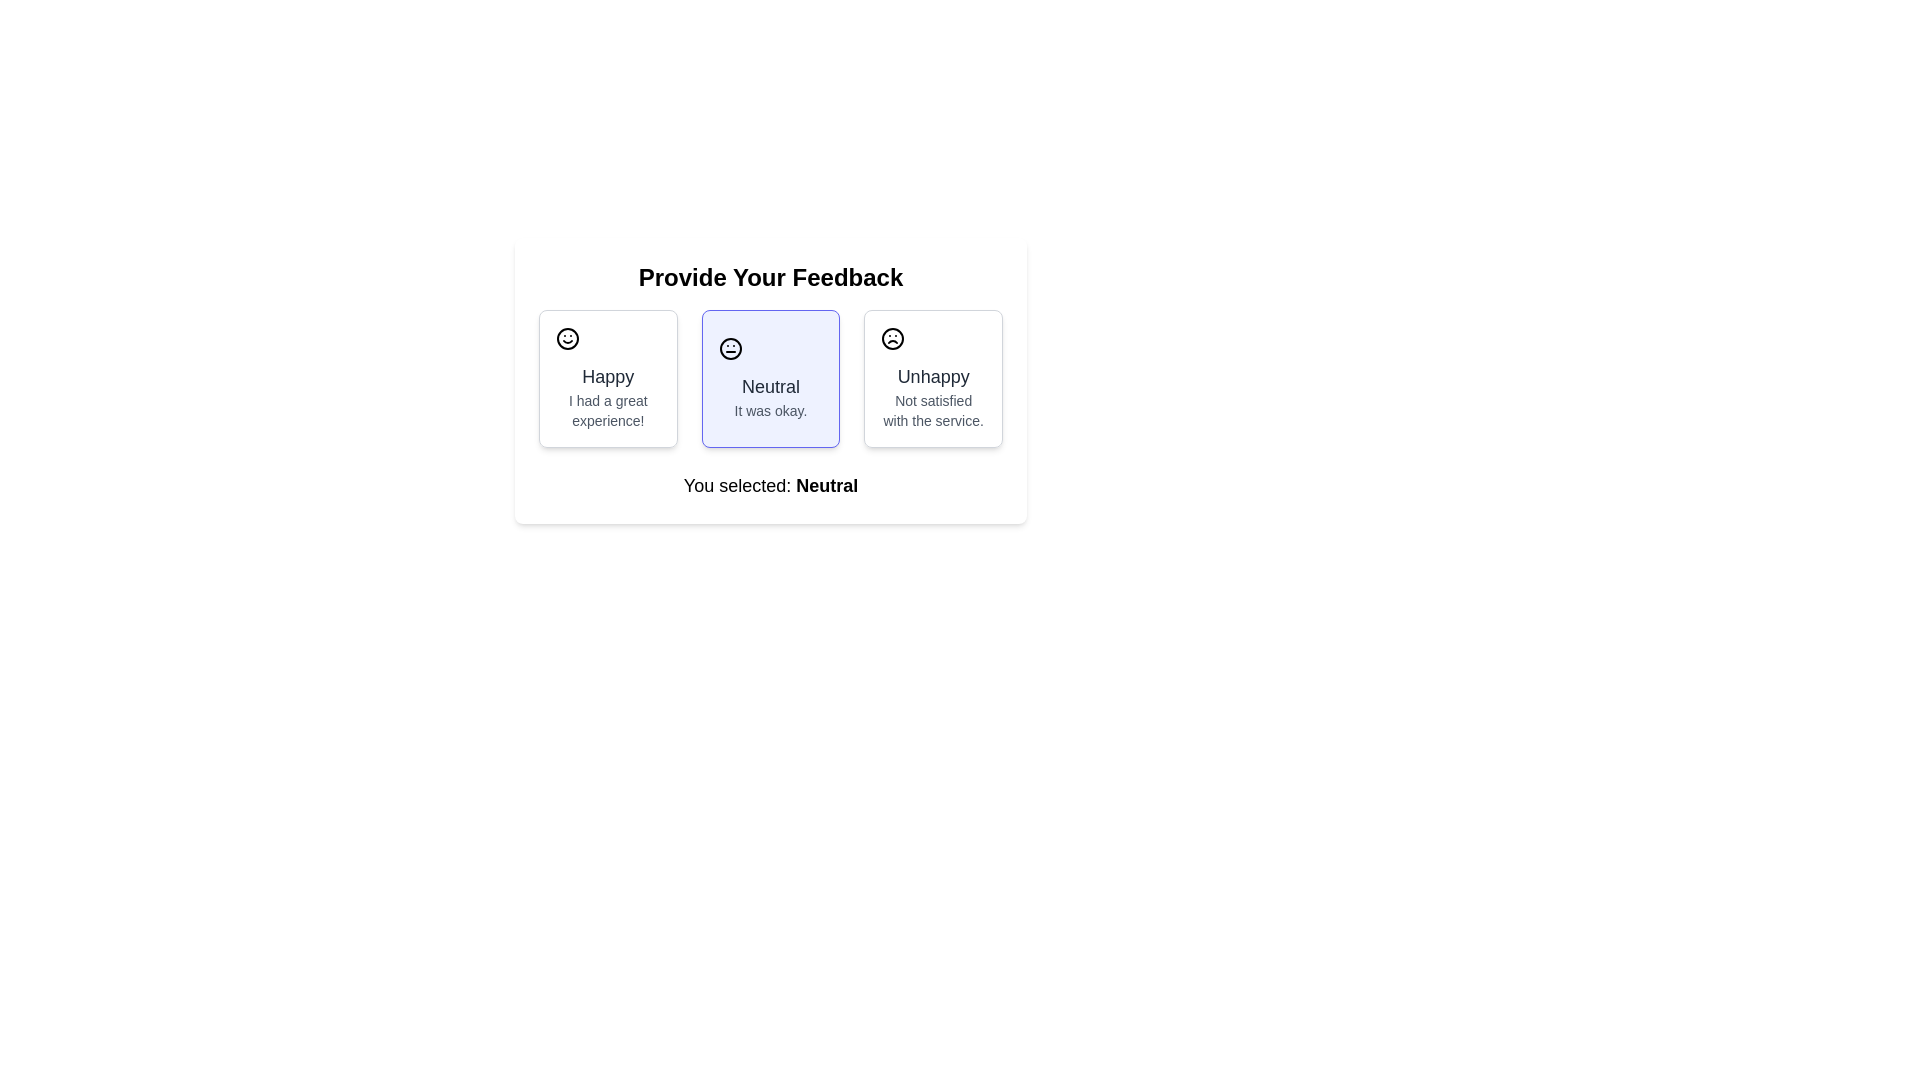 This screenshot has width=1920, height=1080. I want to click on the 'Unhappy' button-like selectable feedback option, so click(932, 378).